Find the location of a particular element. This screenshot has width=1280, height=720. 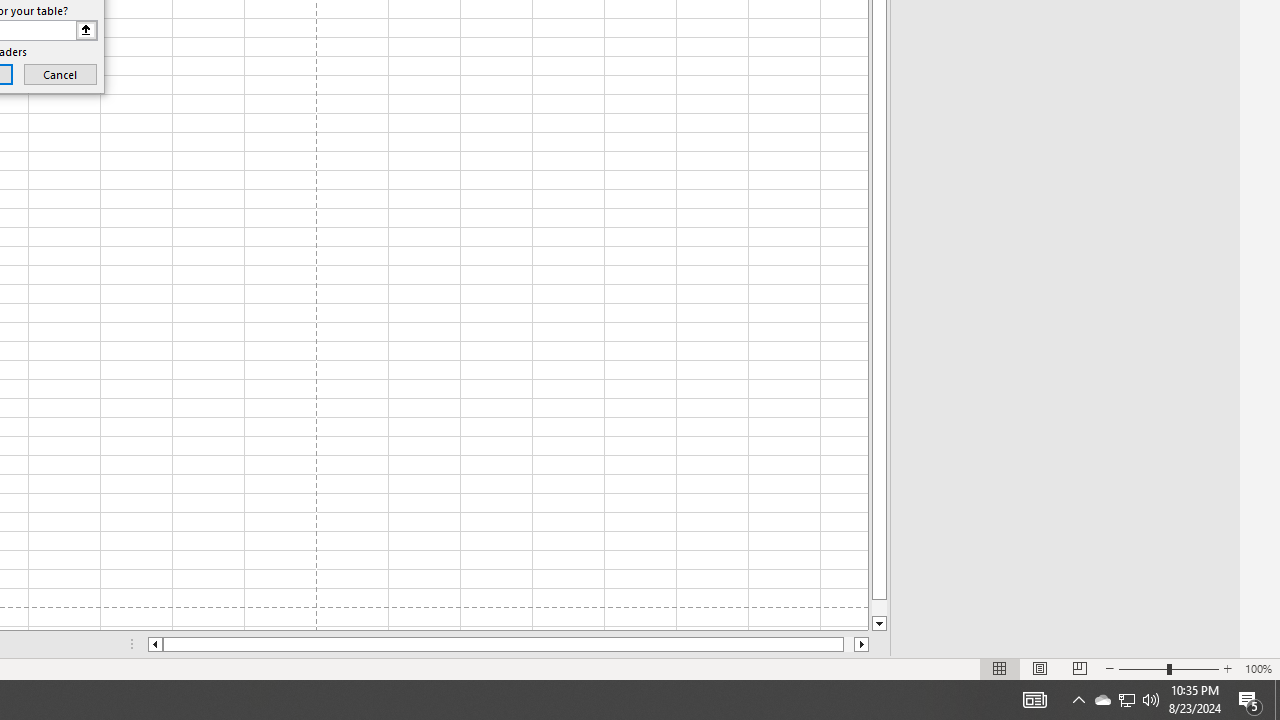

'Column left' is located at coordinates (153, 644).